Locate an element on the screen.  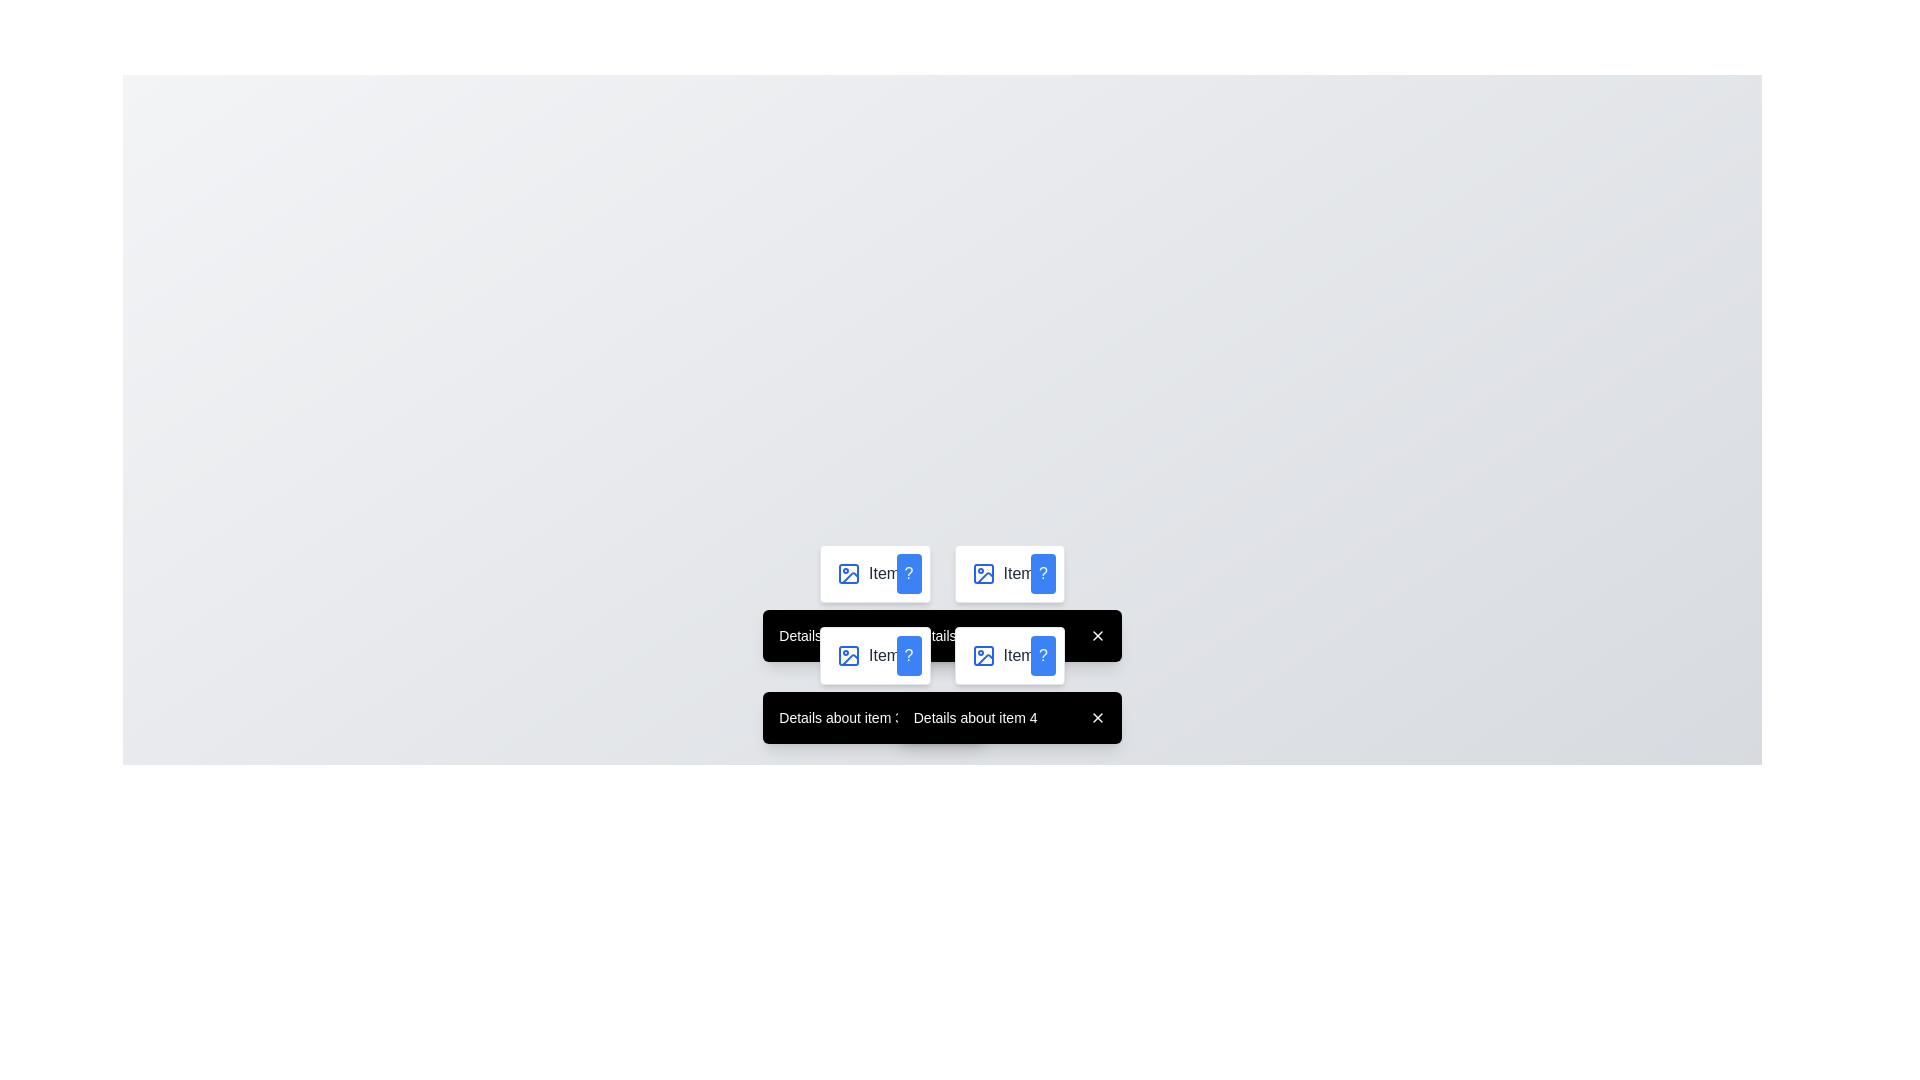
the blue-outlined square icon with rounded corners that serves as an image placeholder to trigger the tooltip is located at coordinates (849, 655).